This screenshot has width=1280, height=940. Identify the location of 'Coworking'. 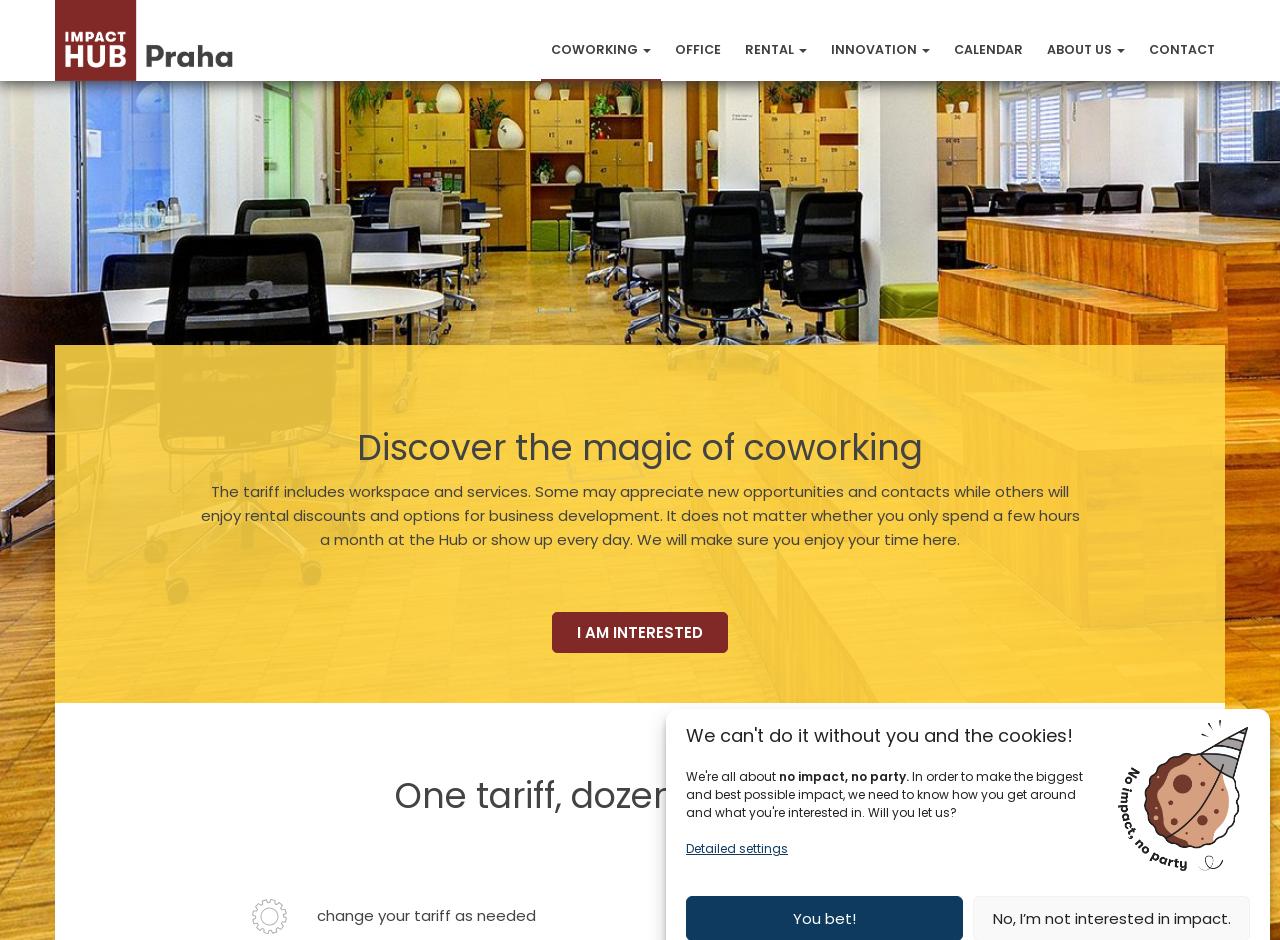
(594, 62).